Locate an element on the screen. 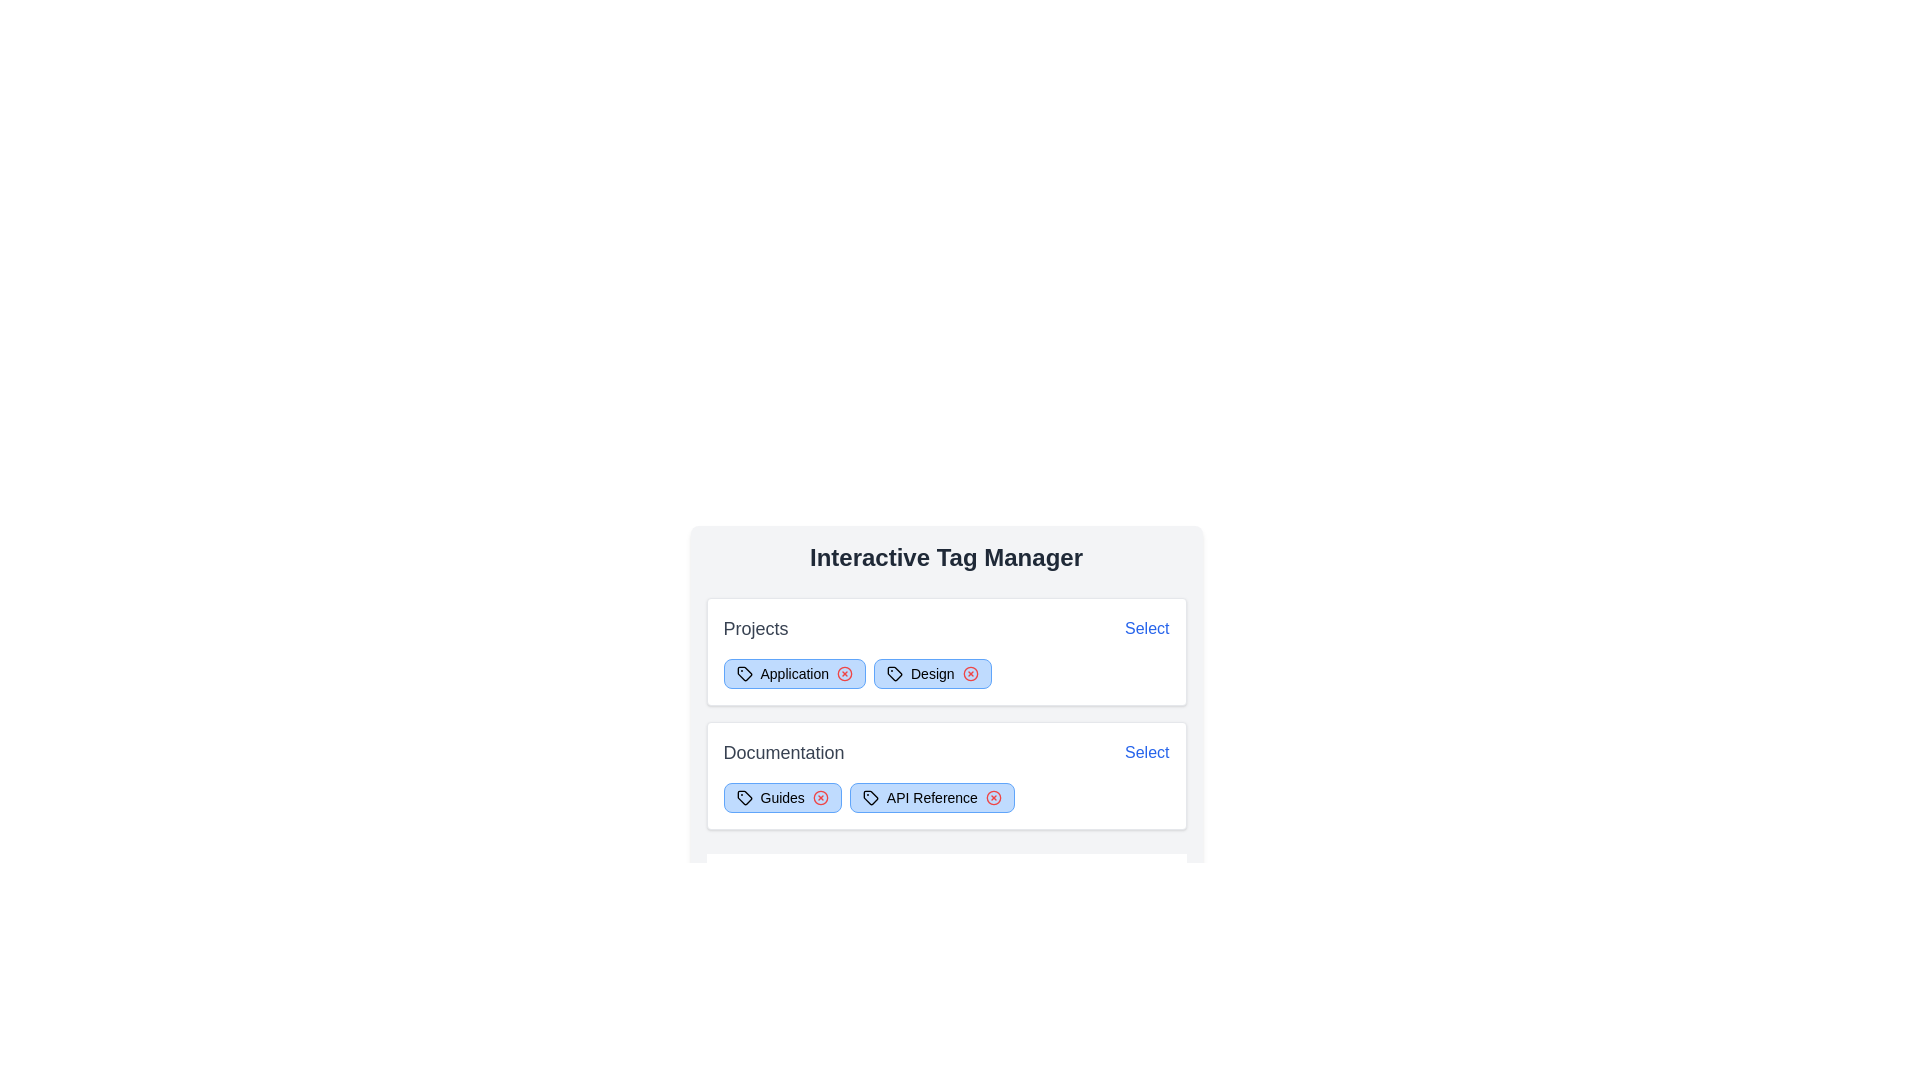 The height and width of the screenshot is (1080, 1920). the SVG Icon resembling a tag located within the 'Documentation' group, specifically in the 'Guides' tag, positioned to the left of the associated text is located at coordinates (743, 797).